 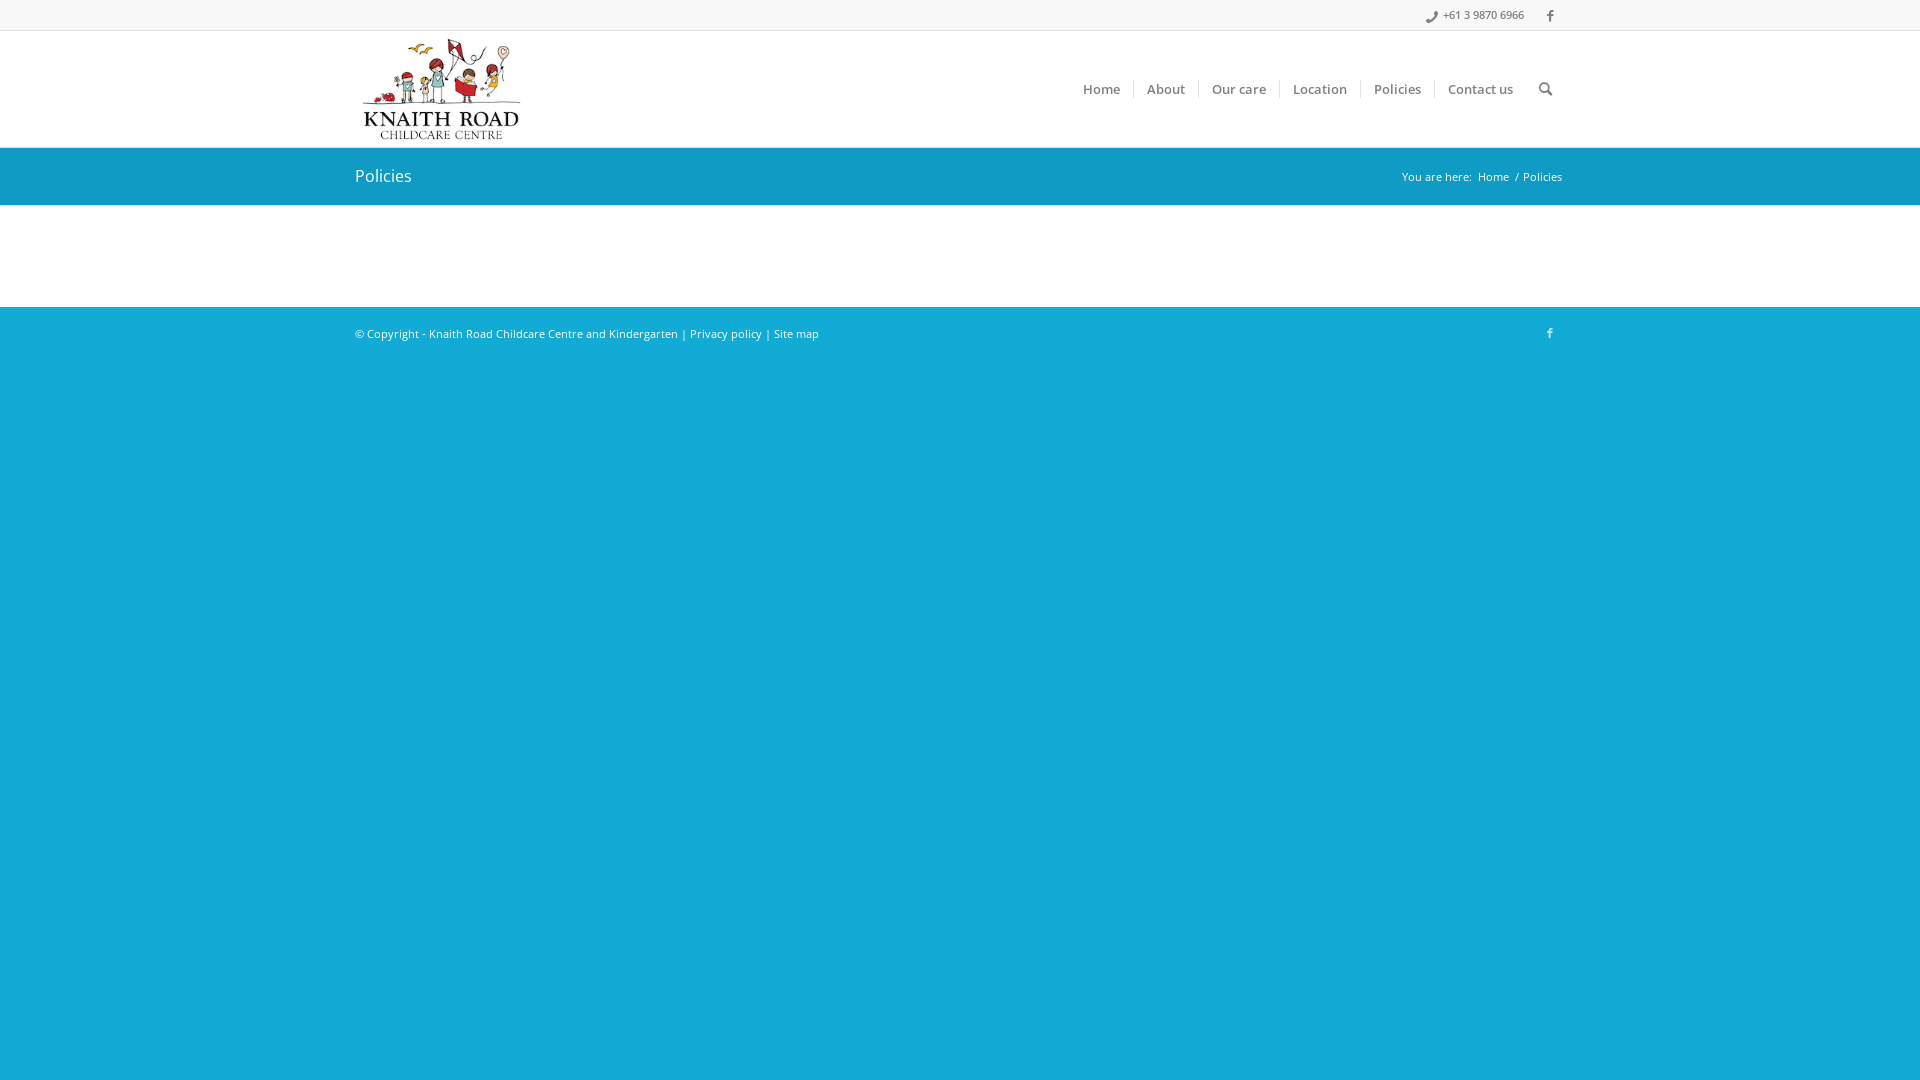 I want to click on 'Our care', so click(x=1237, y=87).